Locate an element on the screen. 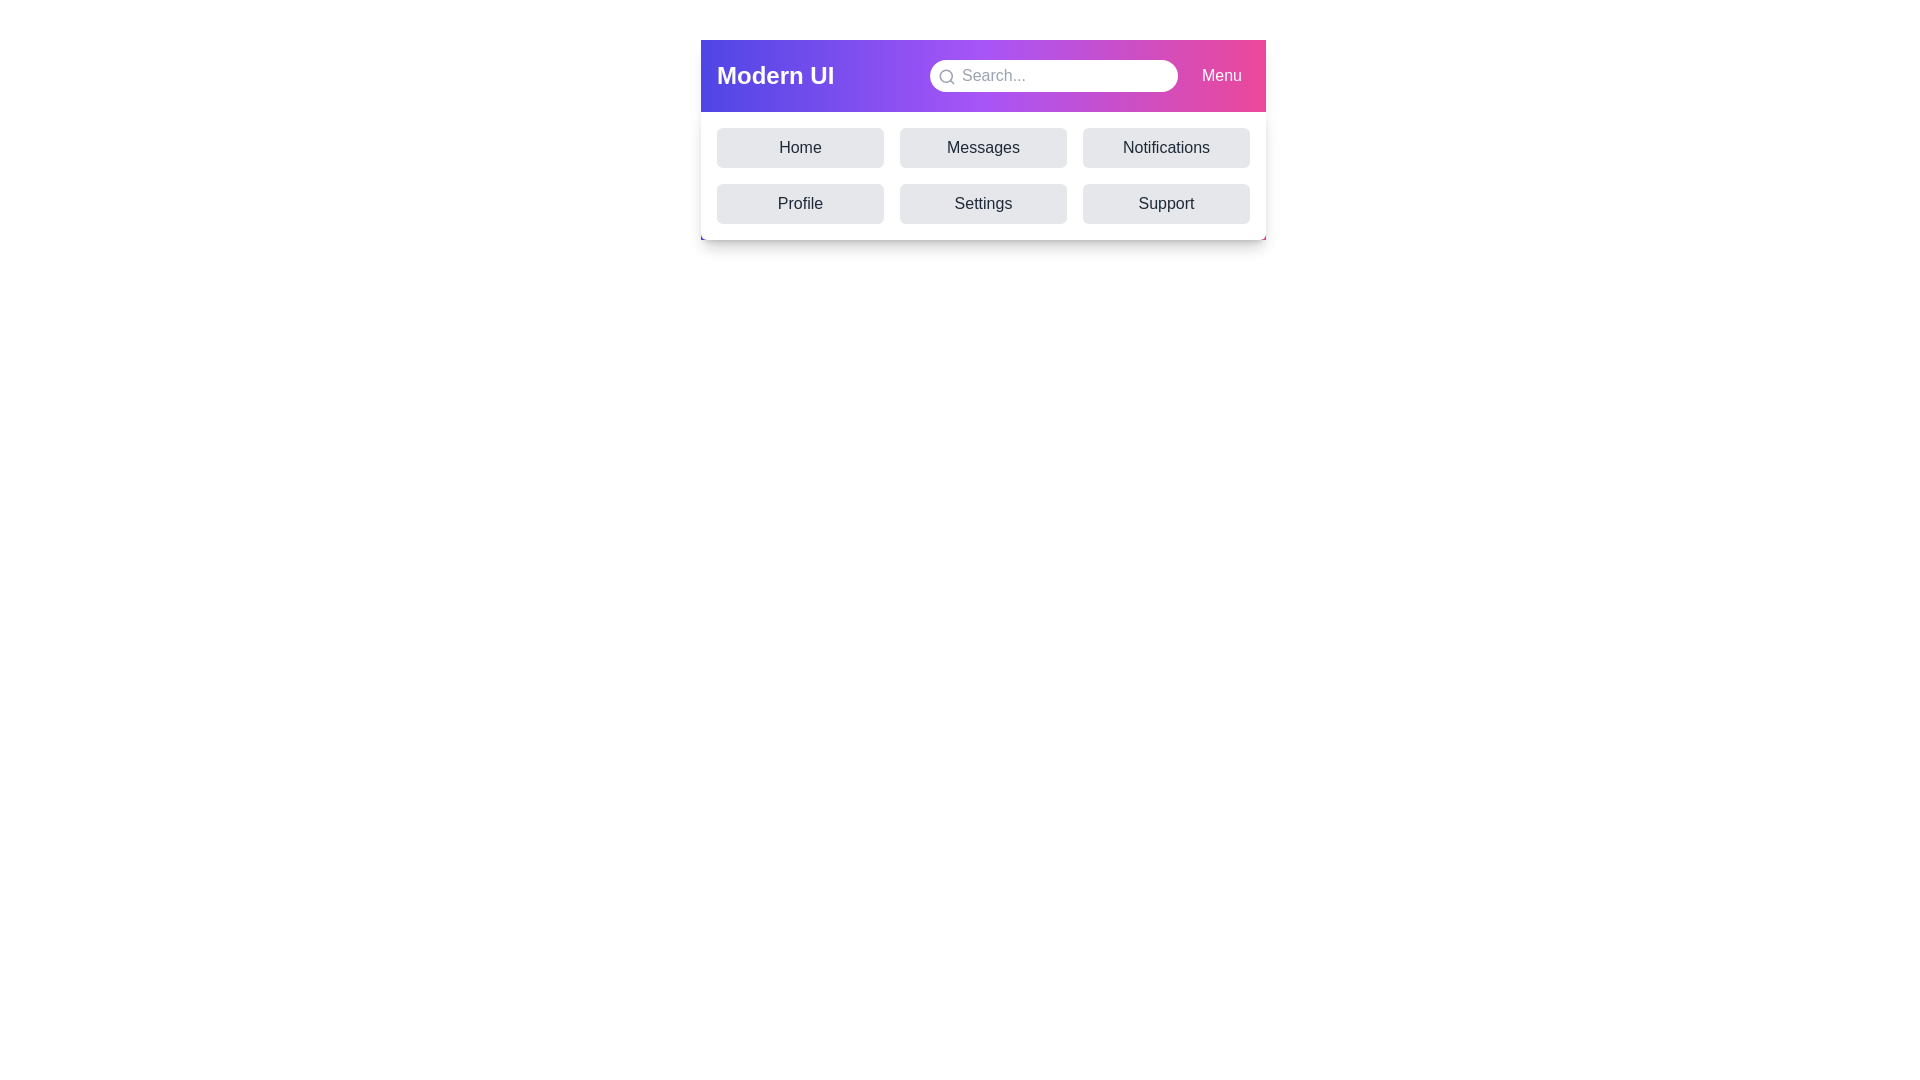  the navigation item Notifications to simulate navigation is located at coordinates (1166, 146).